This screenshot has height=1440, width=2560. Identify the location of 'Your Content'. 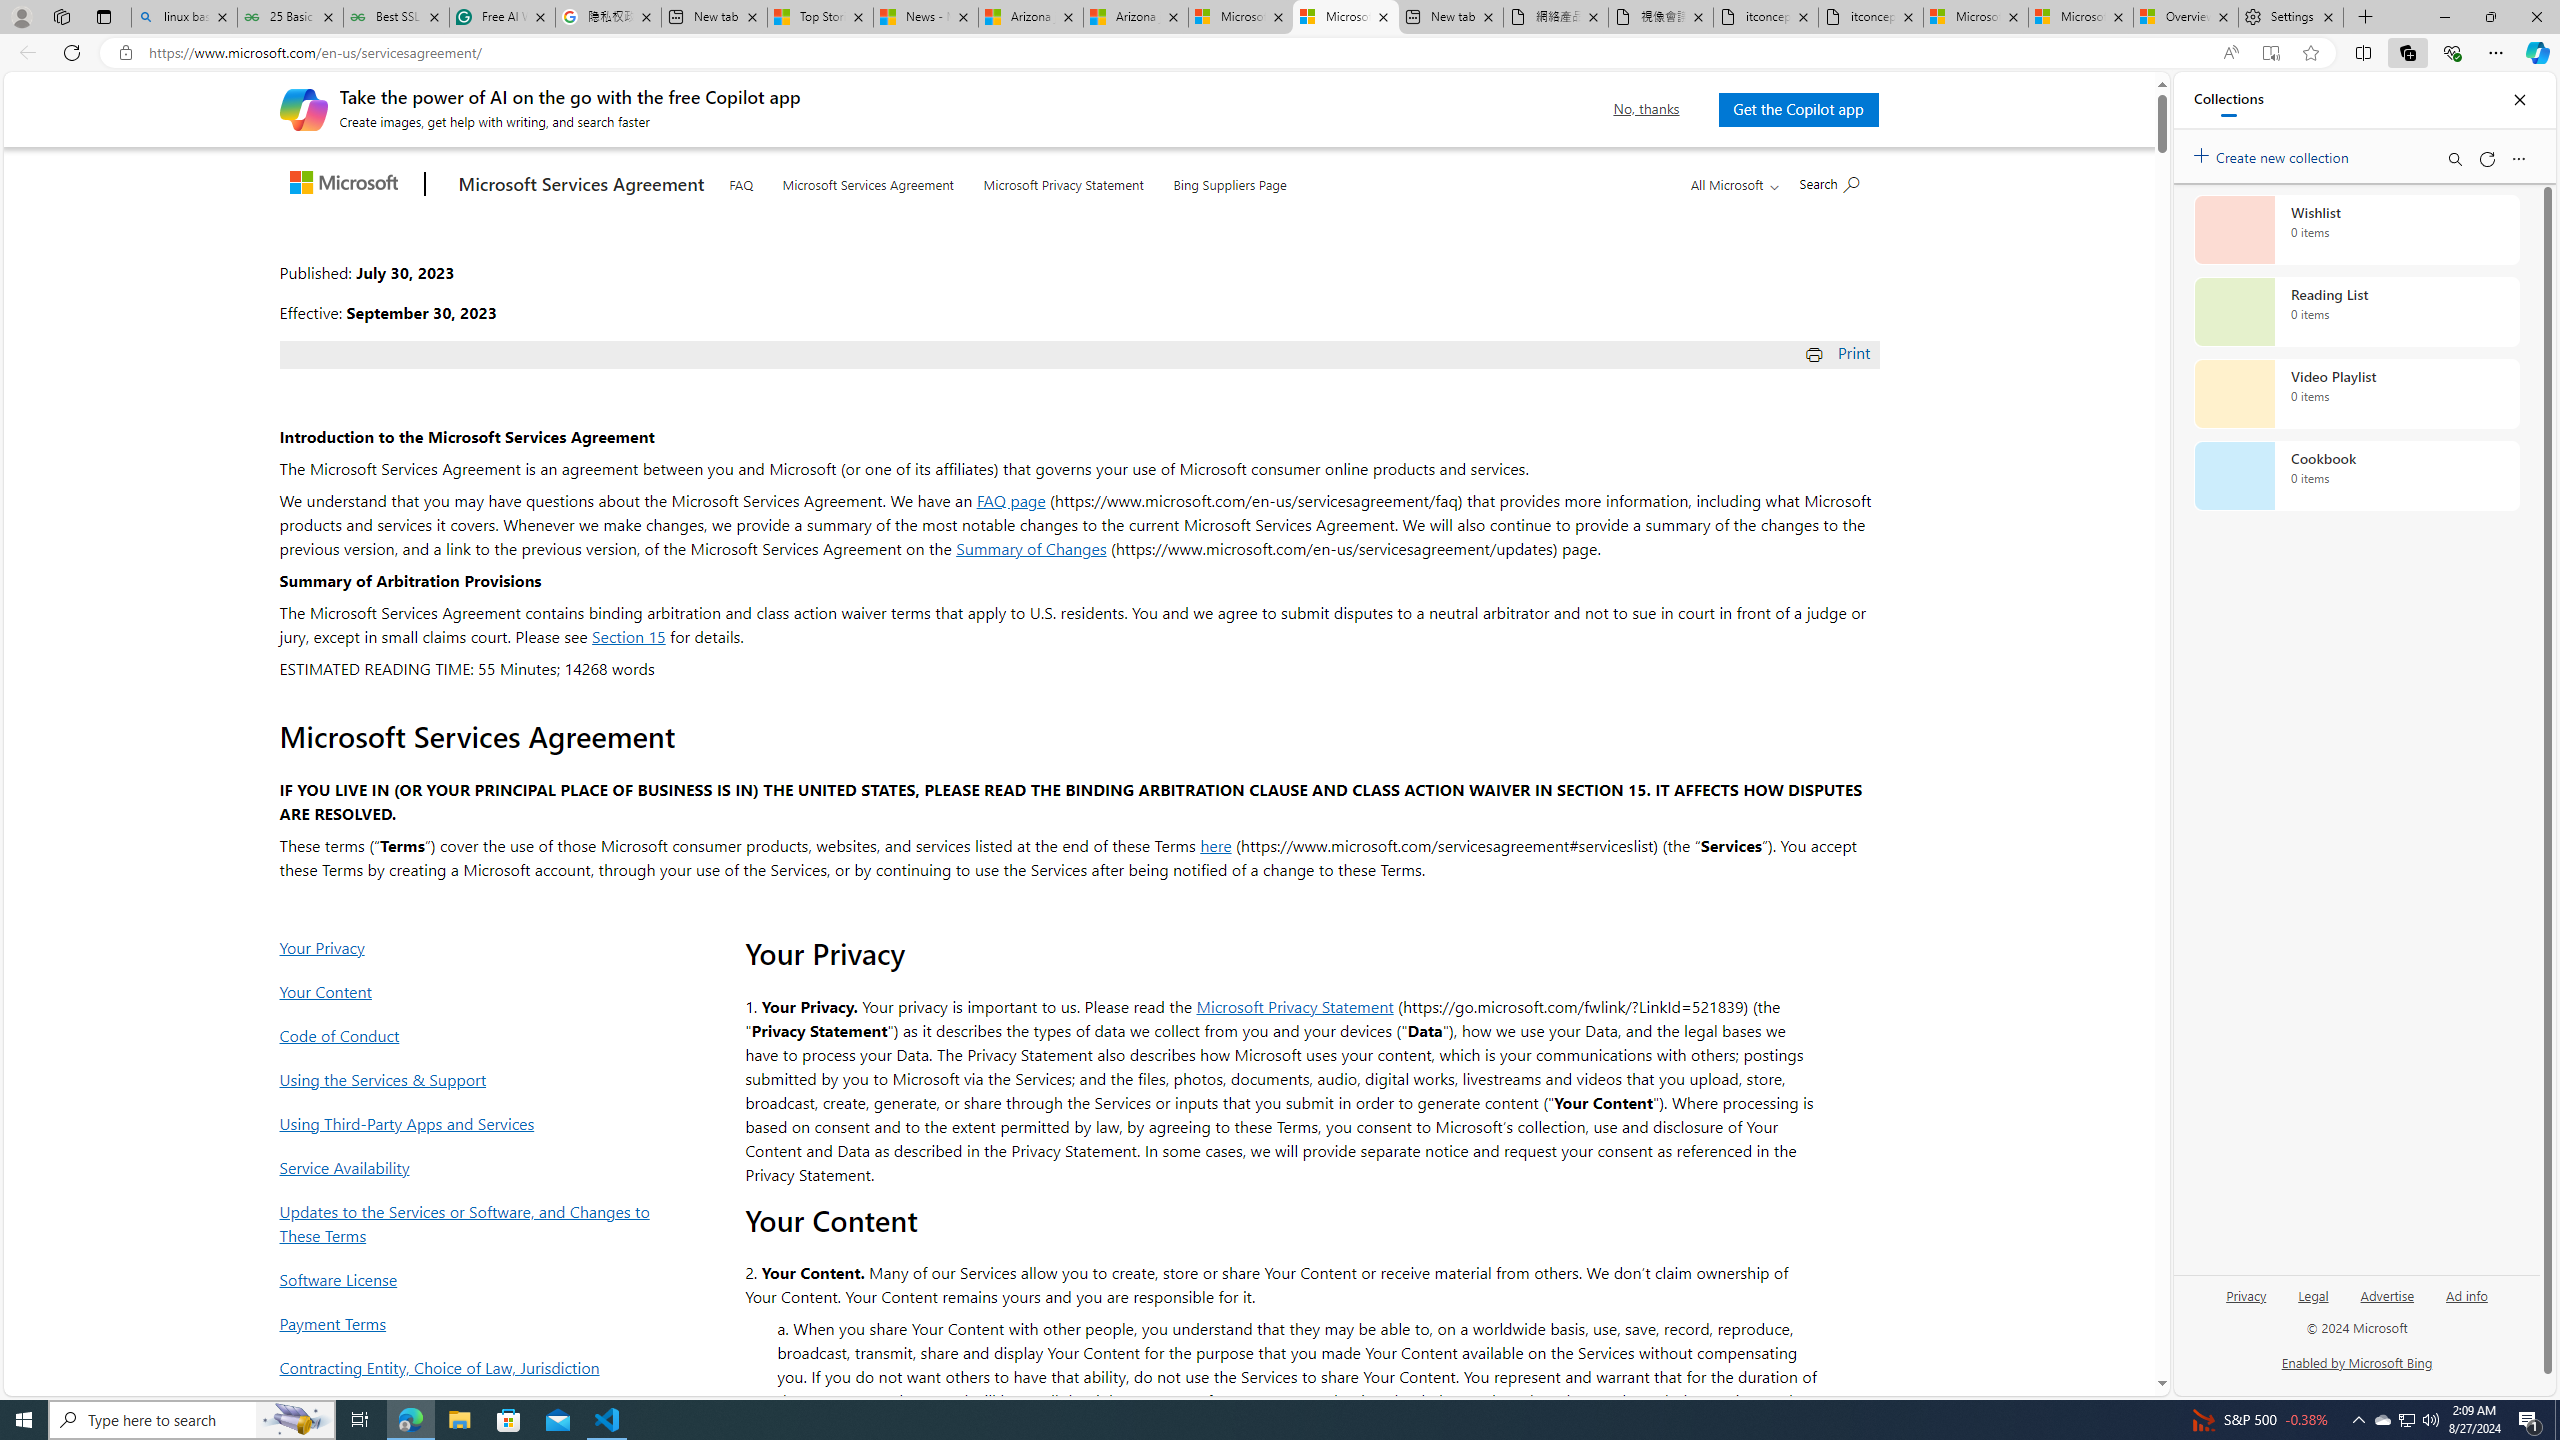
(470, 991).